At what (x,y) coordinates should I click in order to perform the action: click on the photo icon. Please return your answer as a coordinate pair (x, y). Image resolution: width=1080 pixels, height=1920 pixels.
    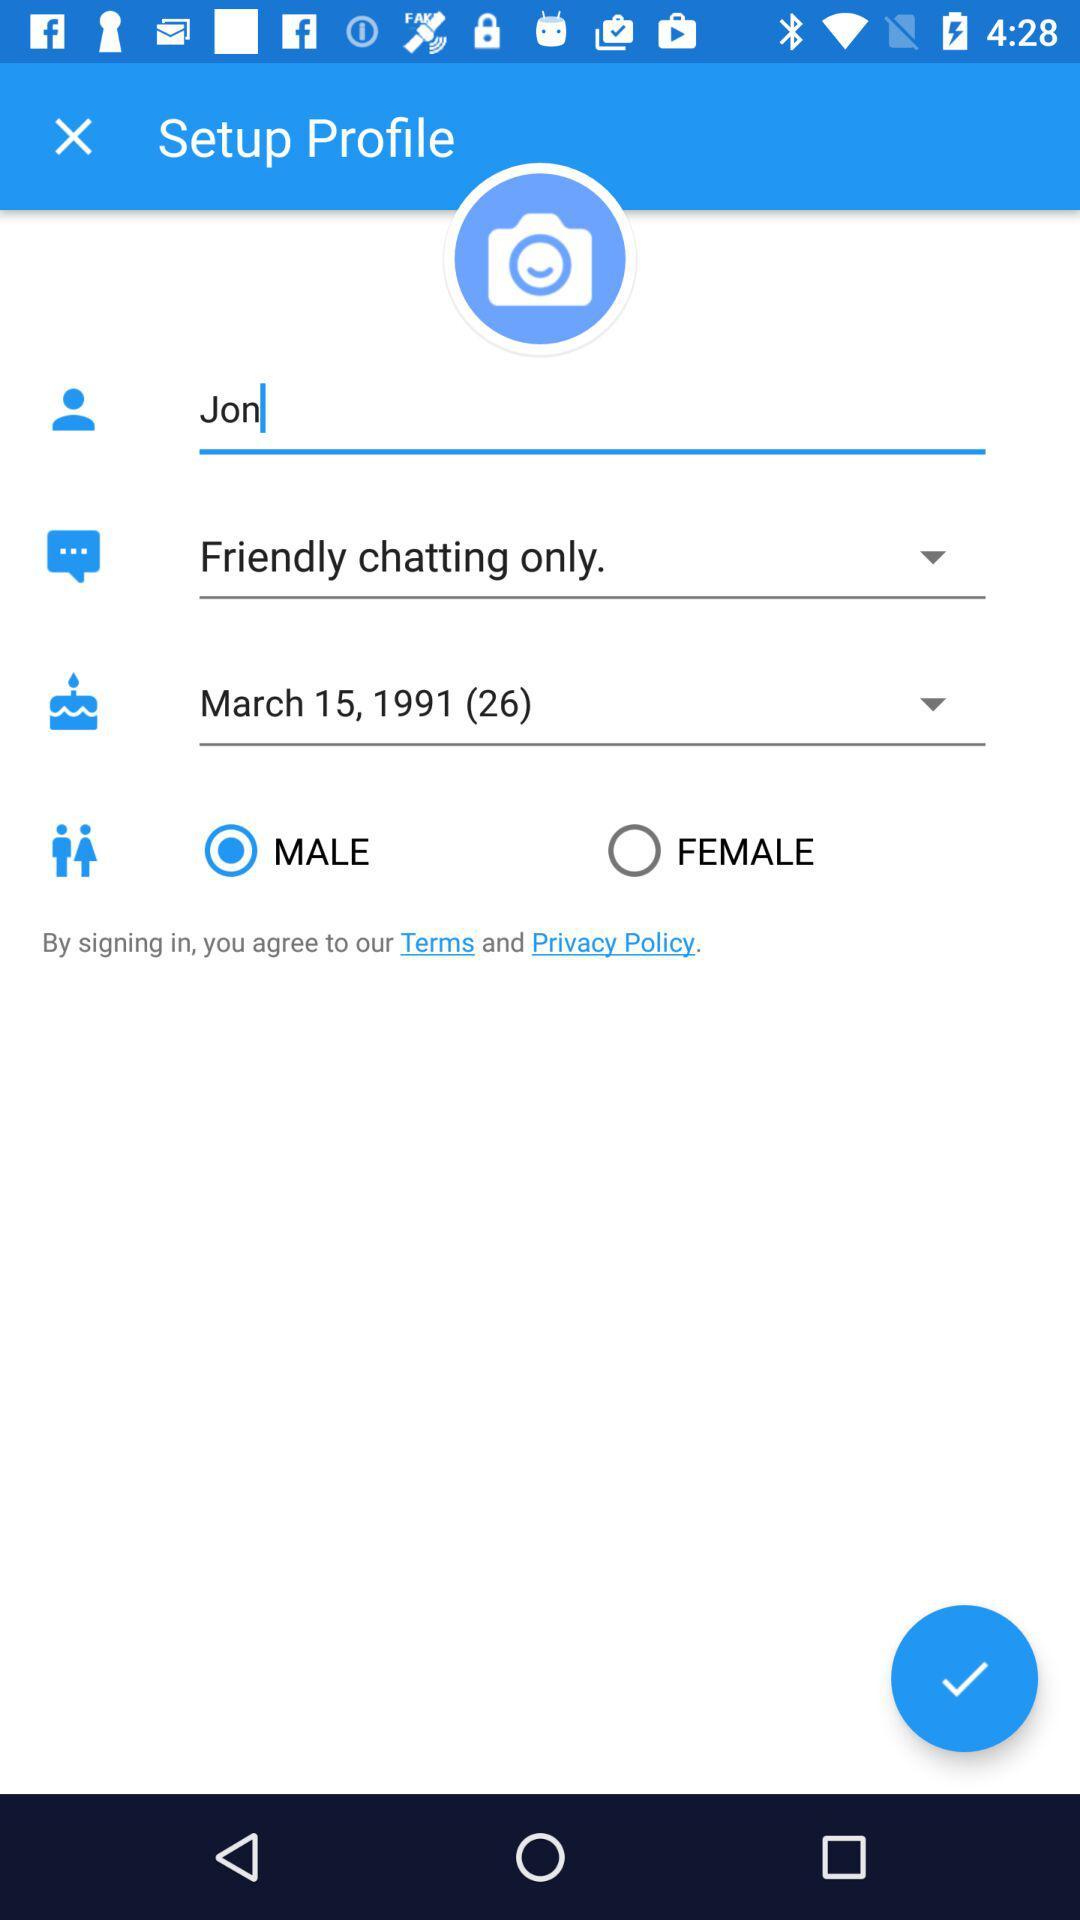
    Looking at the image, I should click on (540, 257).